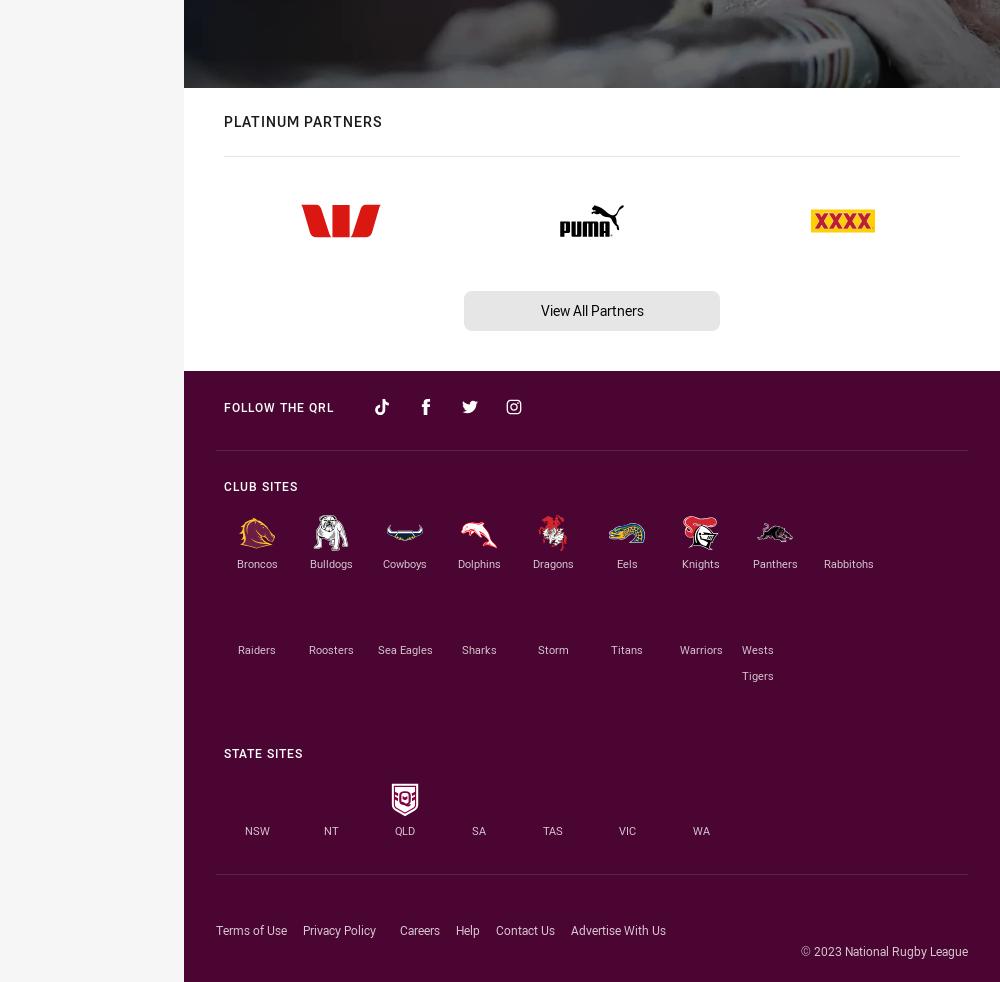 This screenshot has height=982, width=1000. I want to click on 'Titans', so click(627, 648).